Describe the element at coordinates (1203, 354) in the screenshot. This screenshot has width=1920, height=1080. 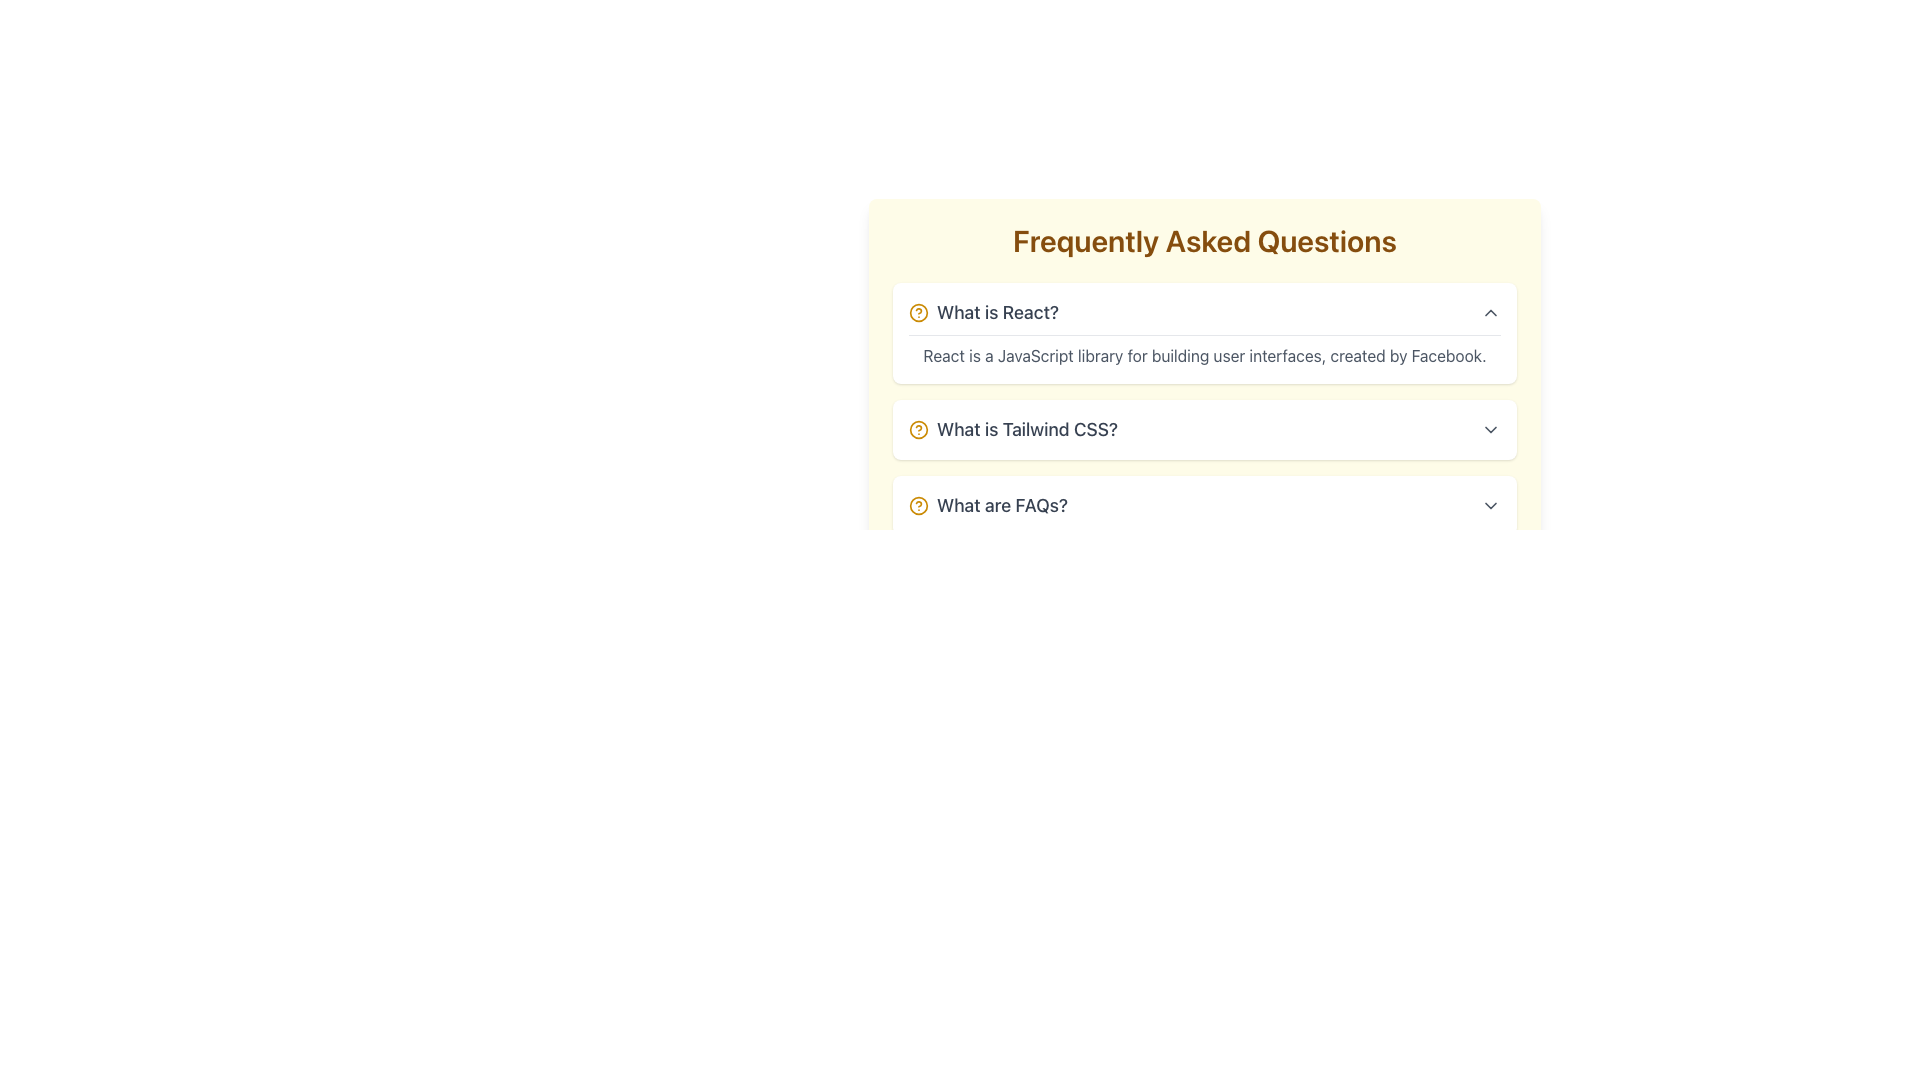
I see `text content that explains the topic 'React', located directly below the 'What is React?' header in the FAQ section` at that location.